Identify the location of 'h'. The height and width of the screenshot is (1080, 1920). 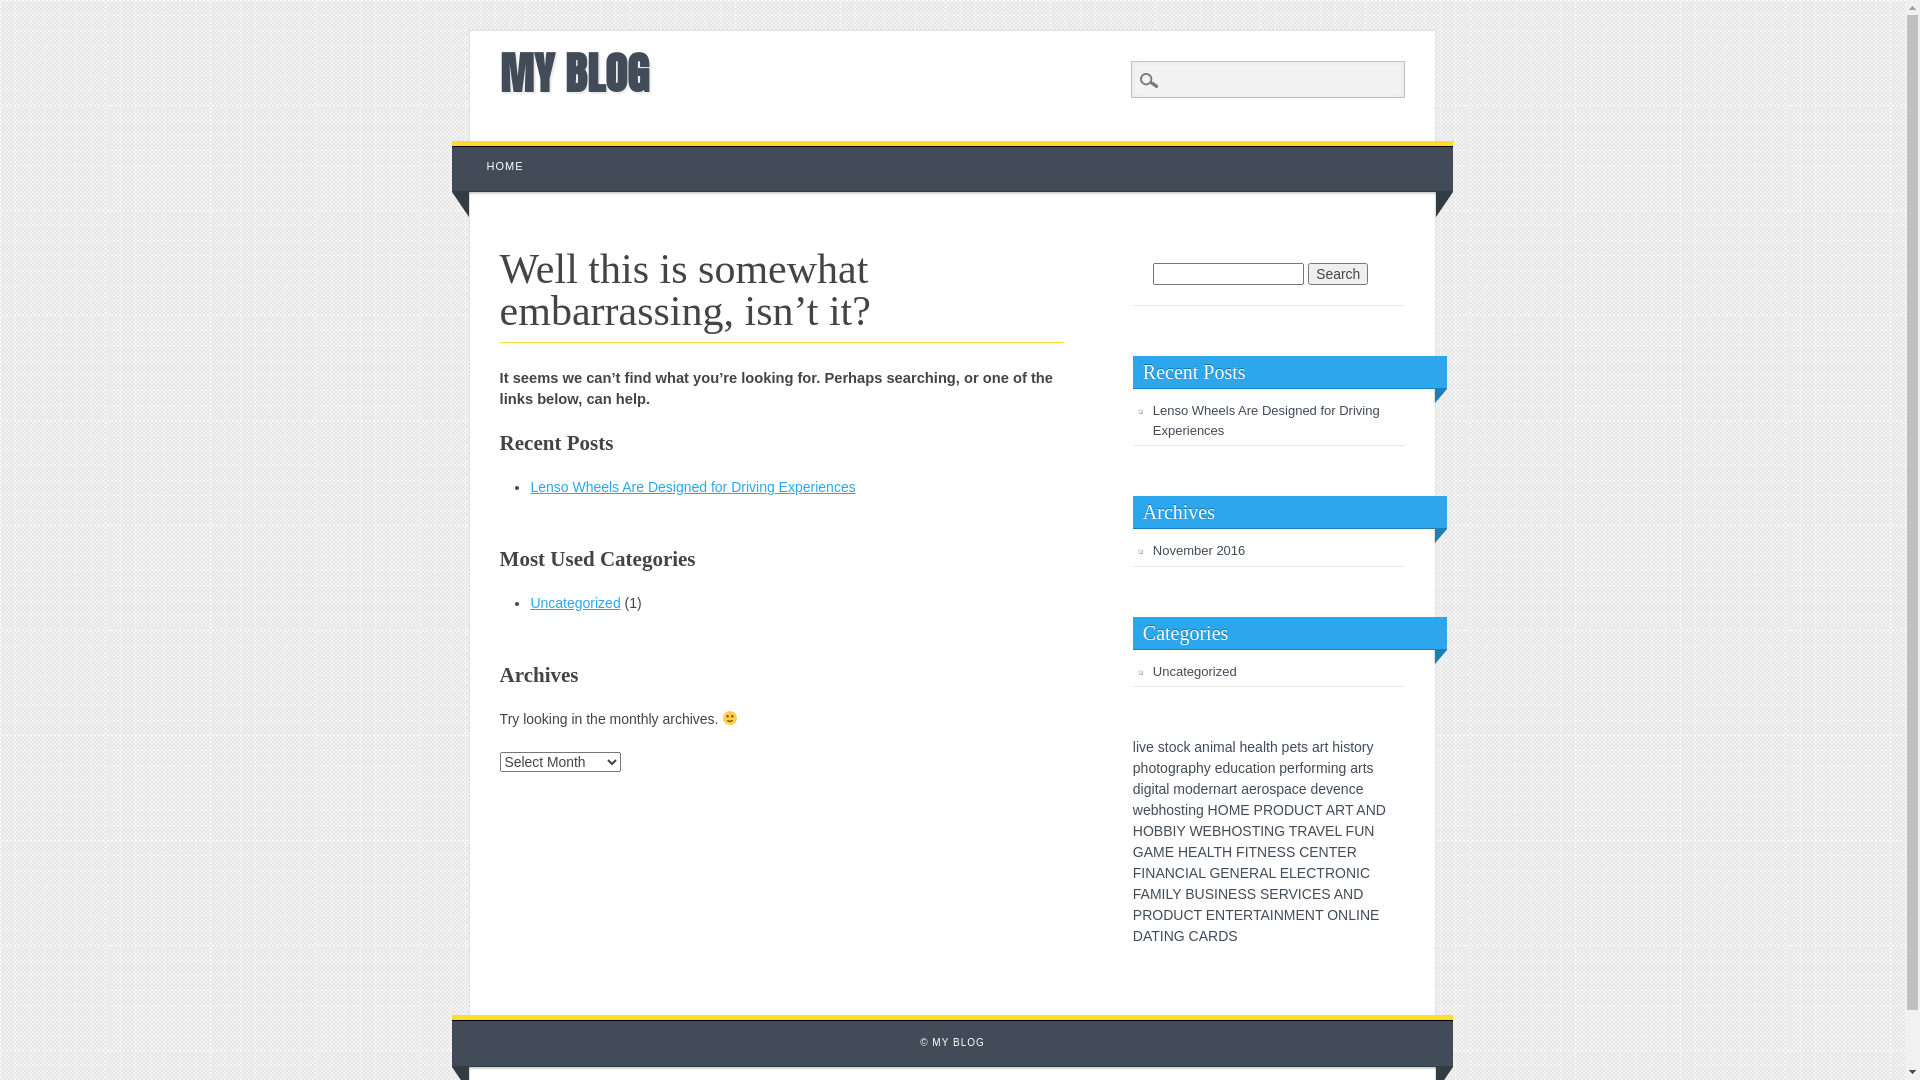
(1200, 766).